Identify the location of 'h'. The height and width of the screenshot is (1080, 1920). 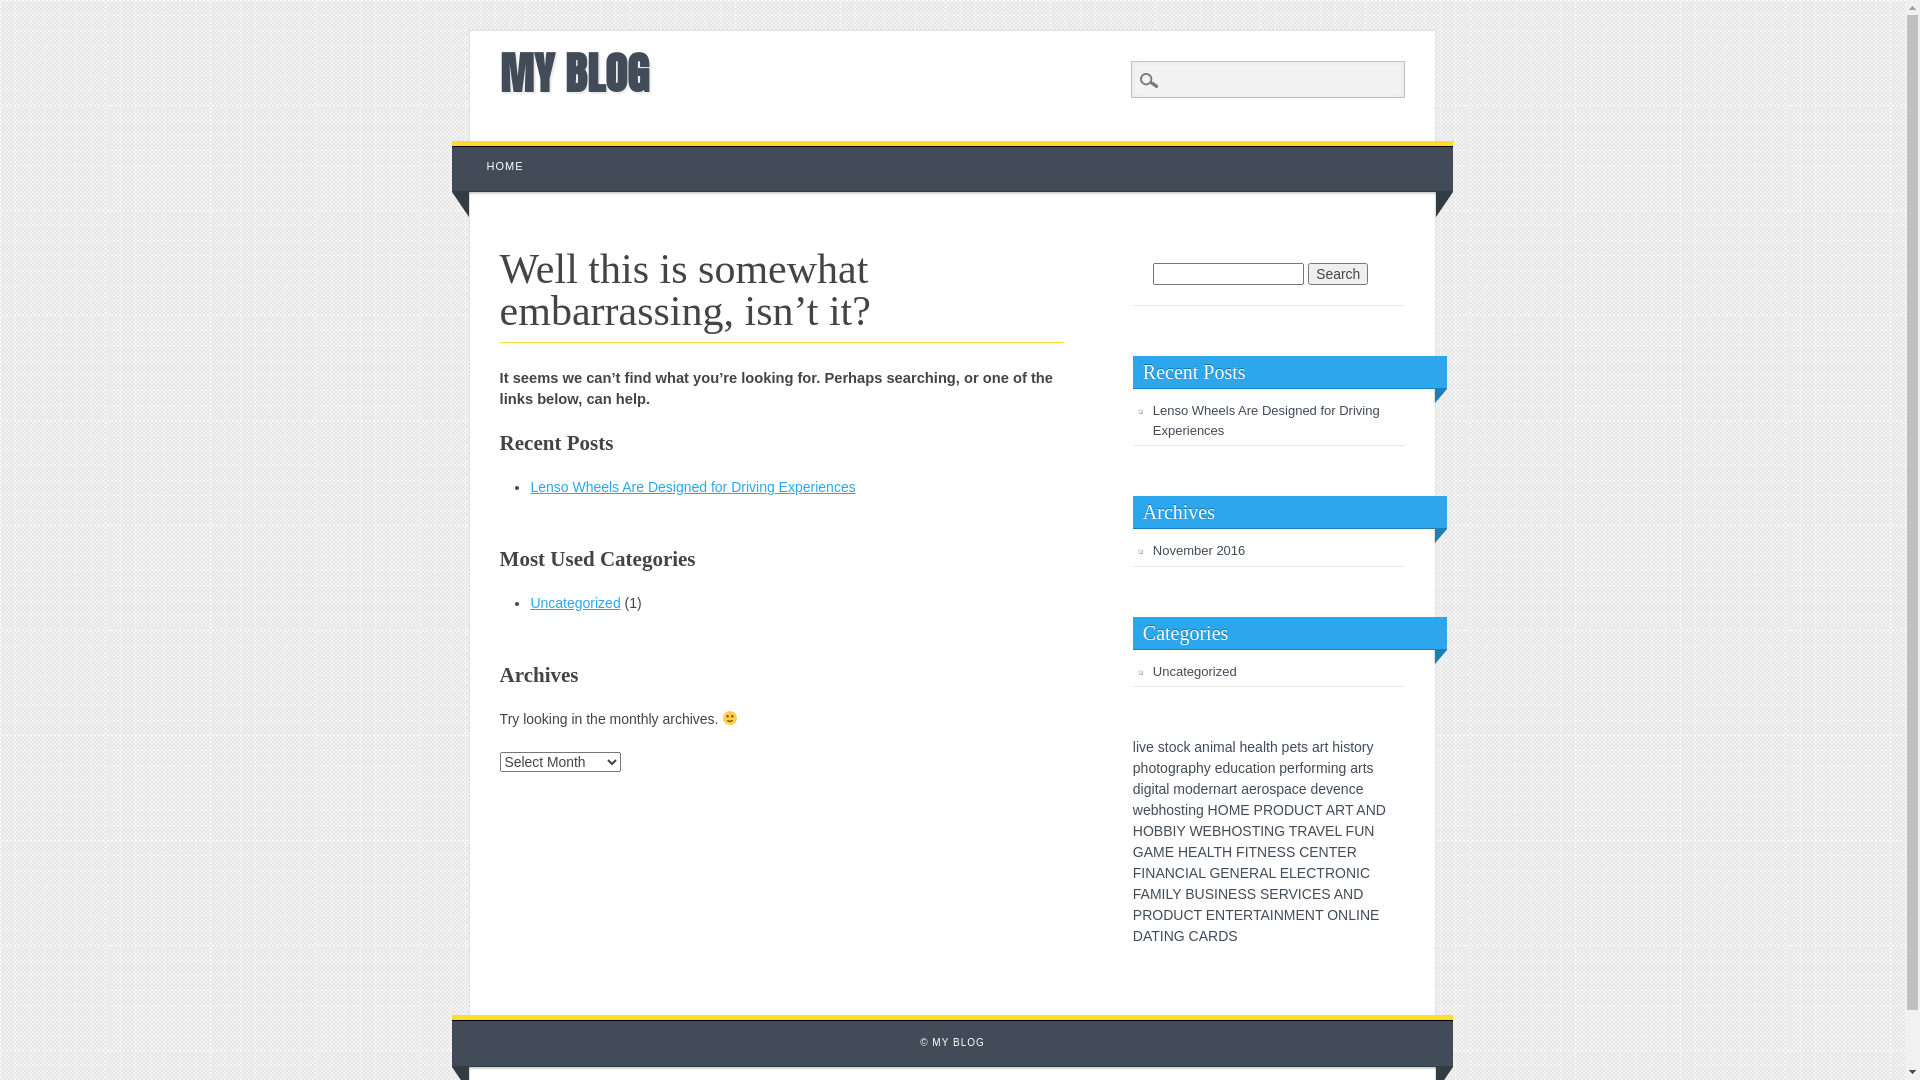
(1200, 766).